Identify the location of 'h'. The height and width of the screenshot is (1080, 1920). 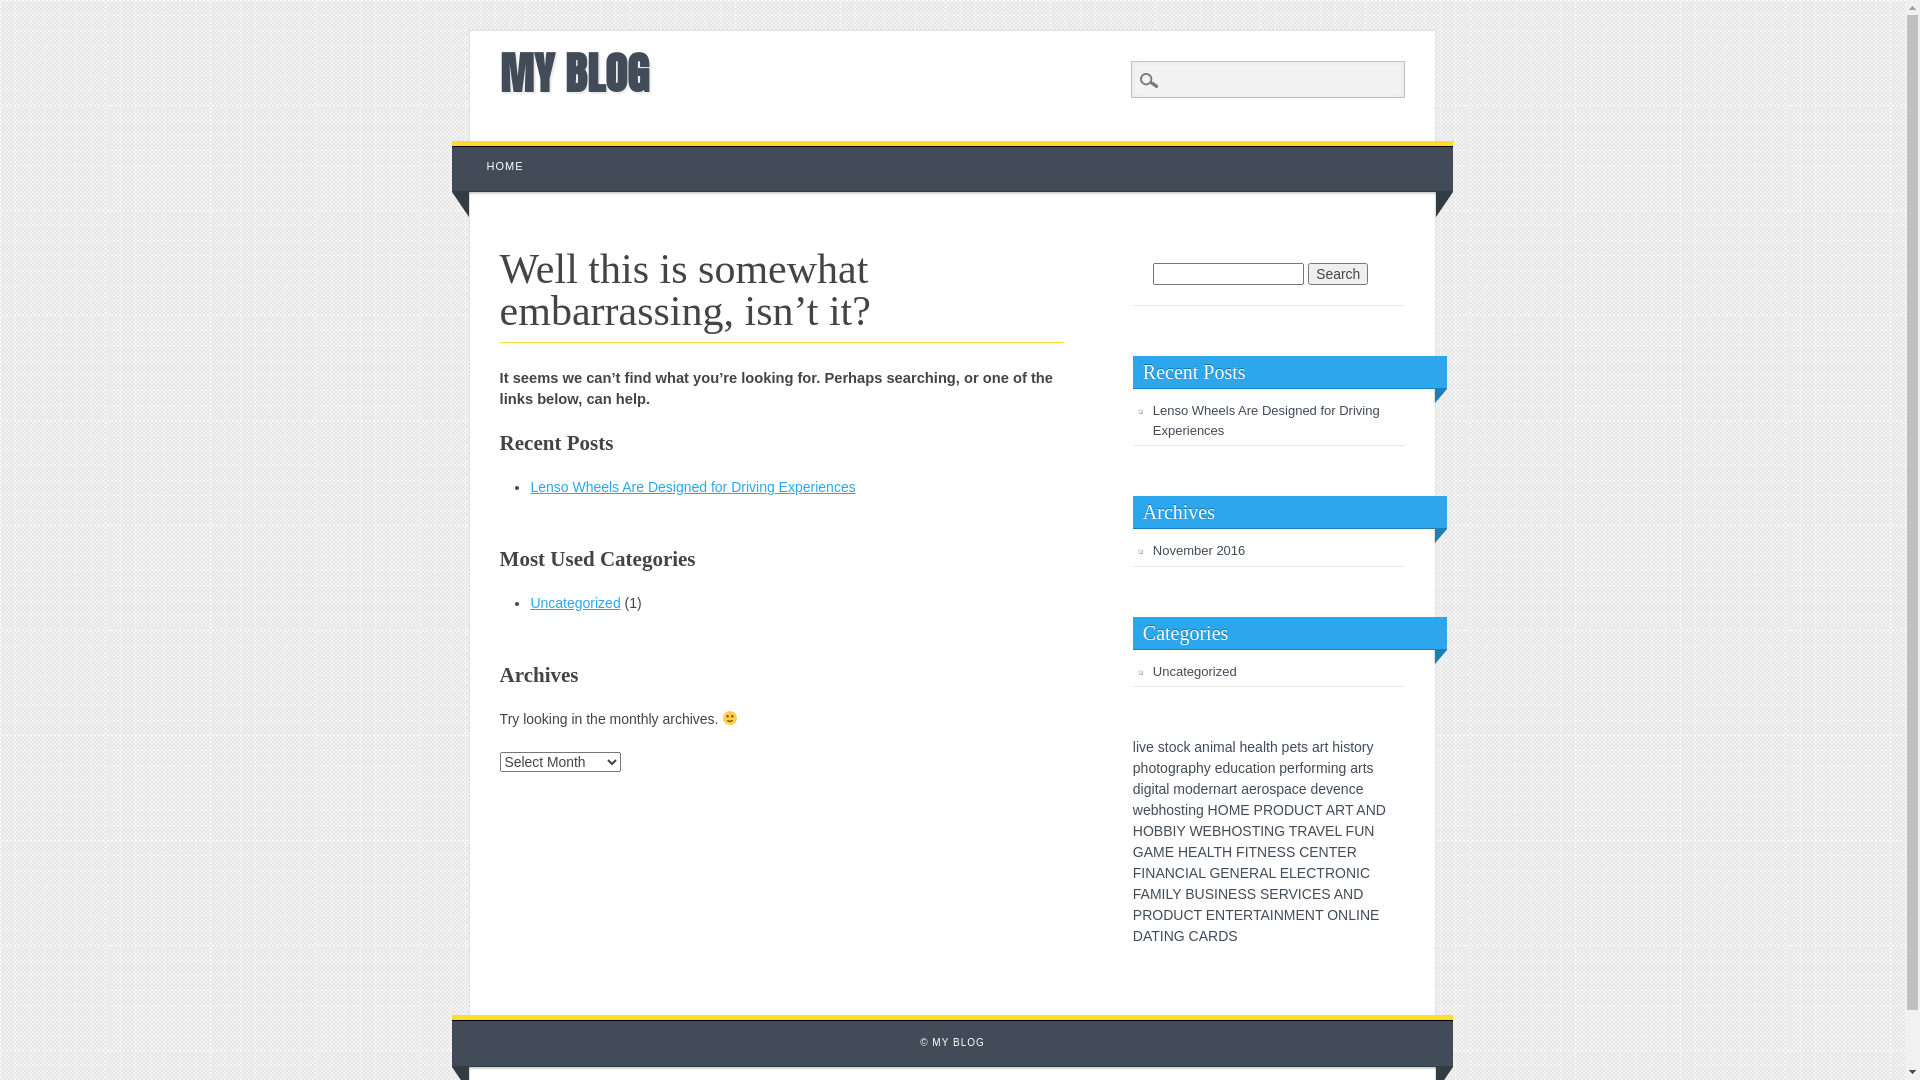
(1200, 766).